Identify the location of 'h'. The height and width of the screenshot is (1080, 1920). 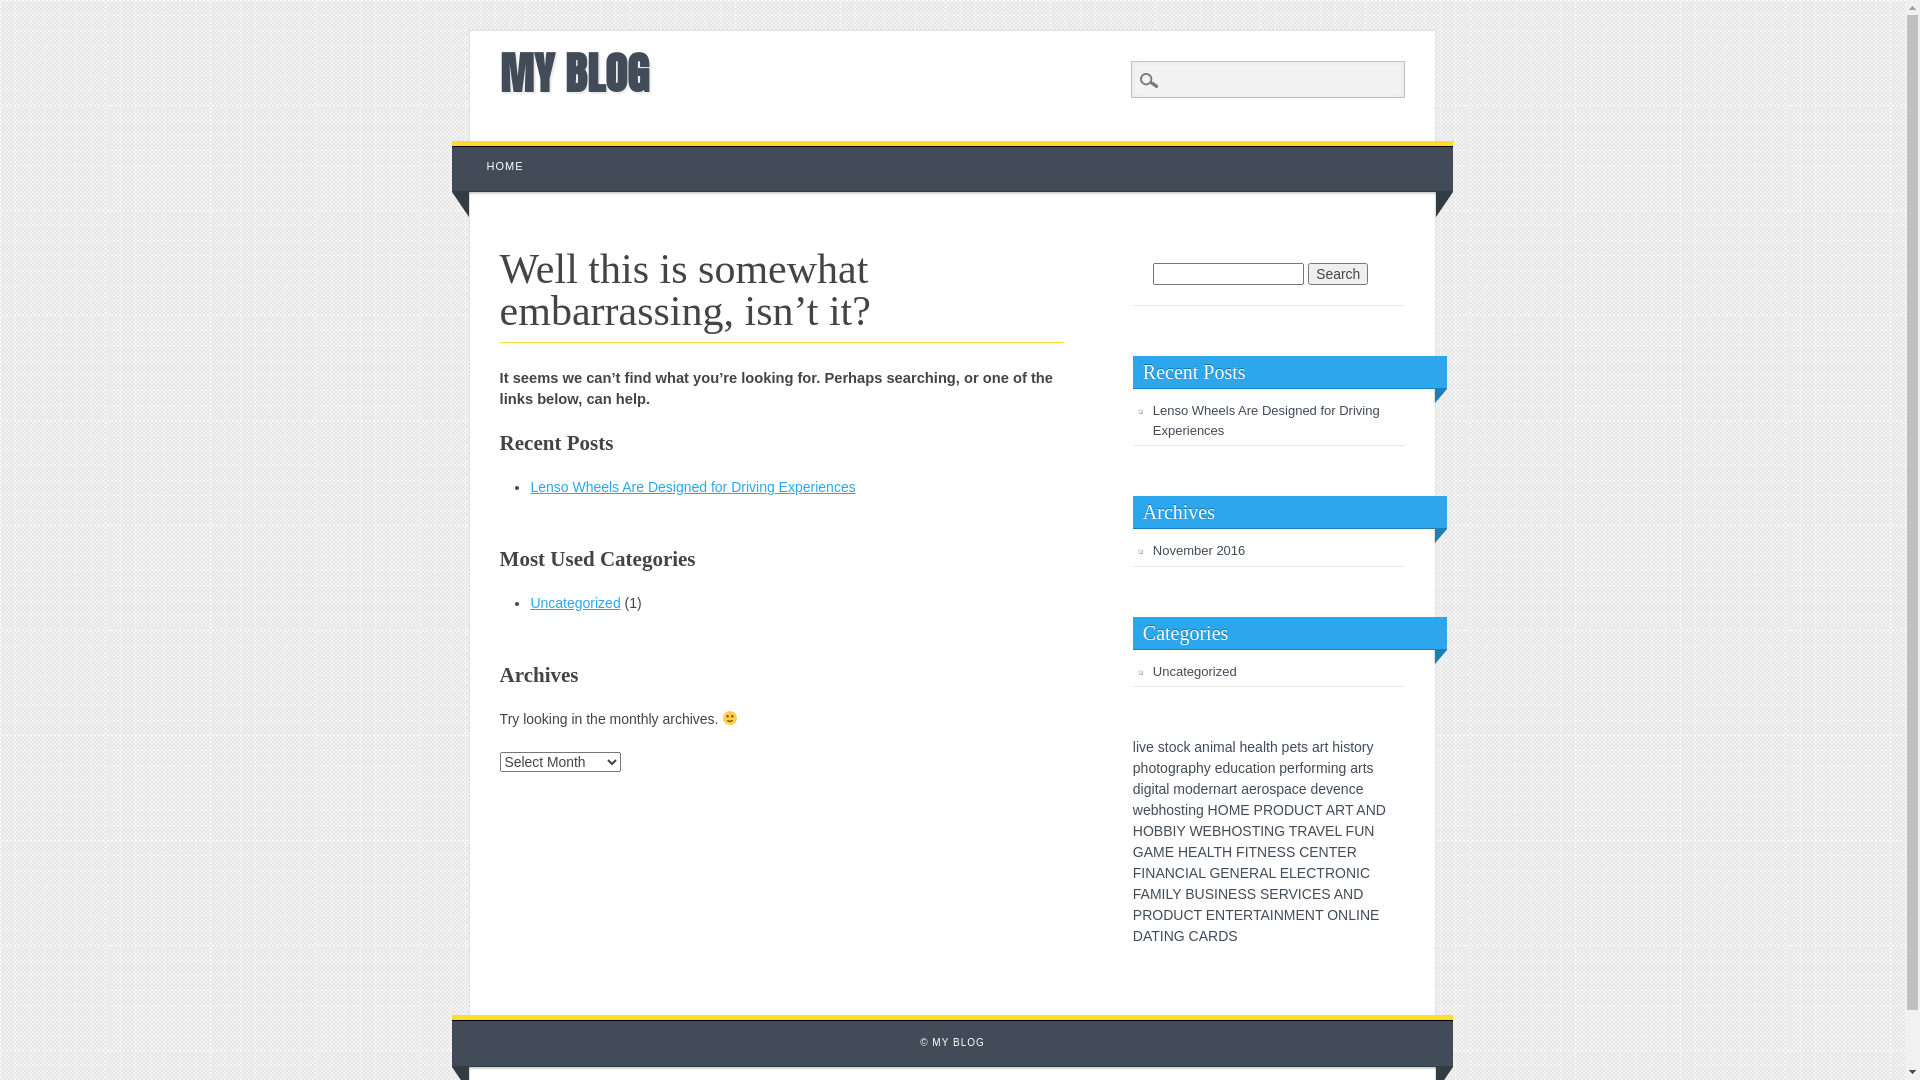
(1200, 766).